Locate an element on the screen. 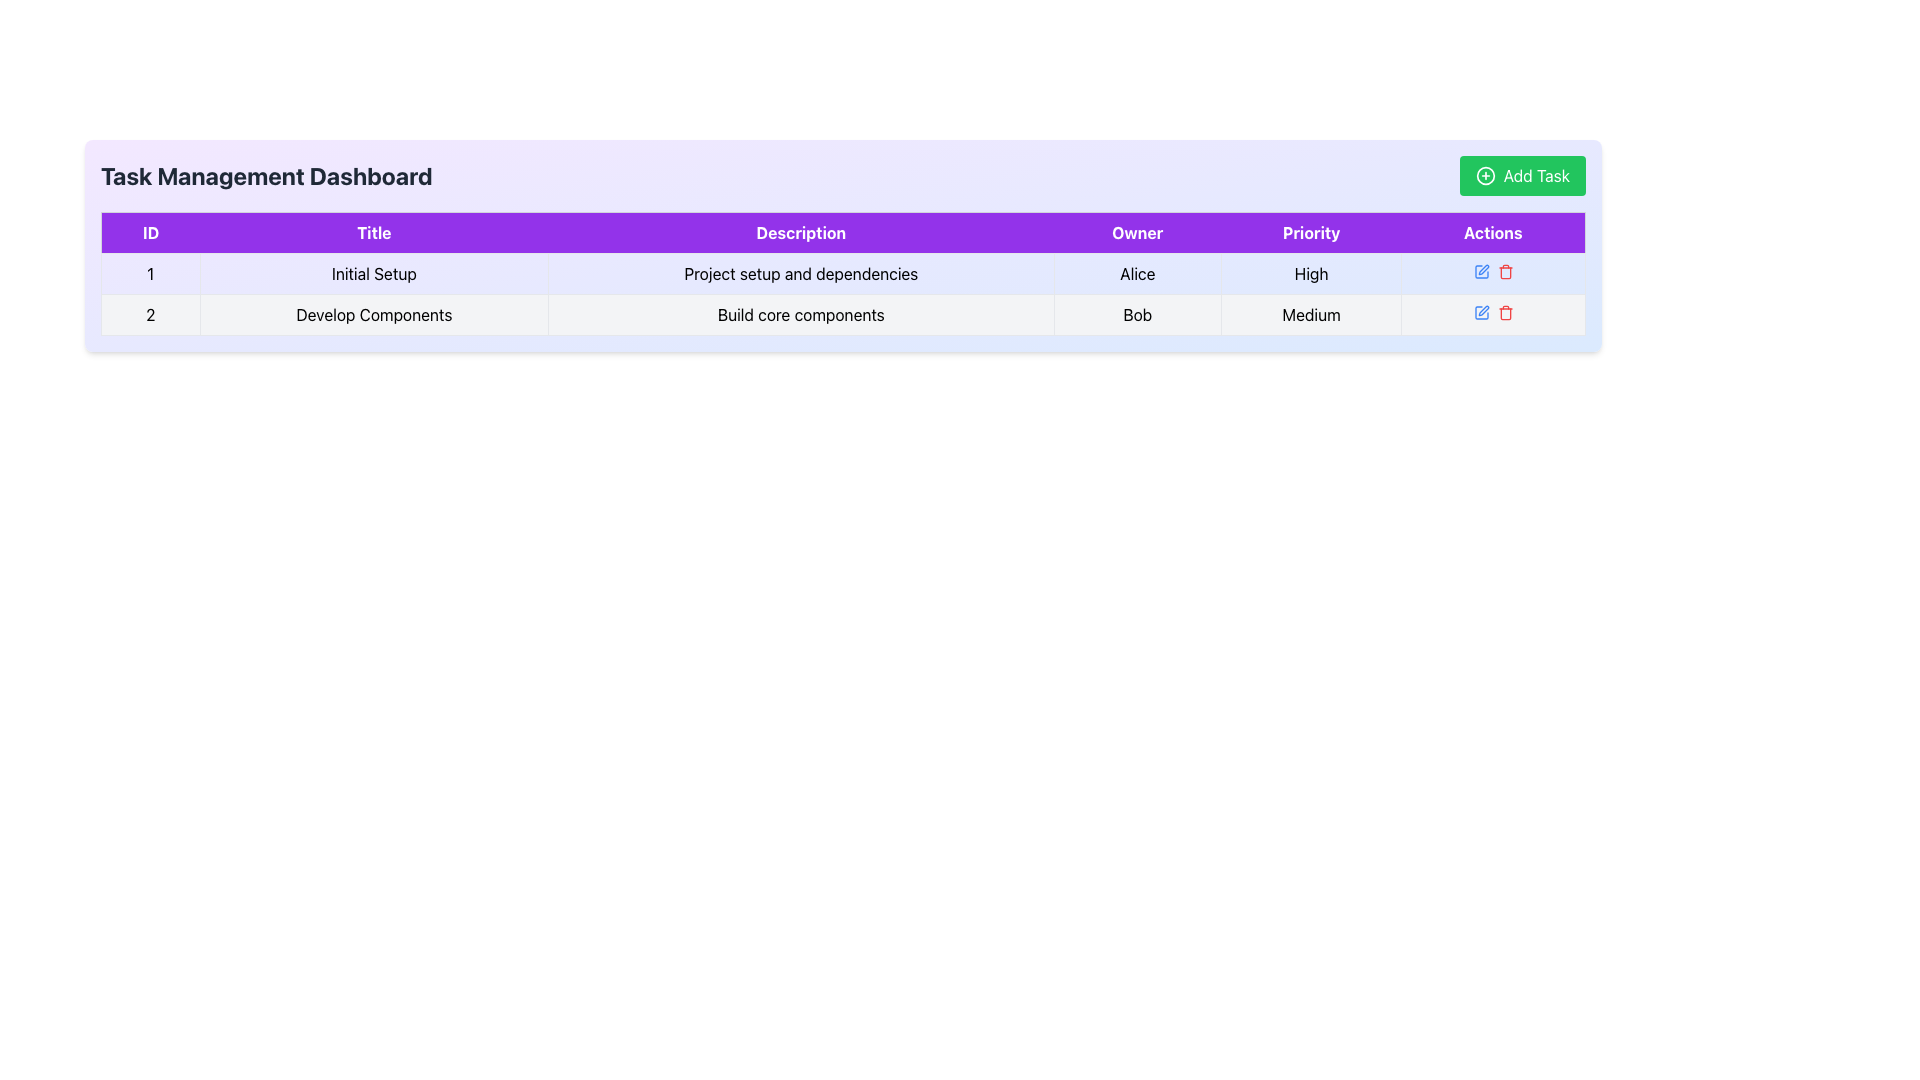 The width and height of the screenshot is (1920, 1080). the delete button in the 'Actions' column of the first task row is located at coordinates (1505, 272).